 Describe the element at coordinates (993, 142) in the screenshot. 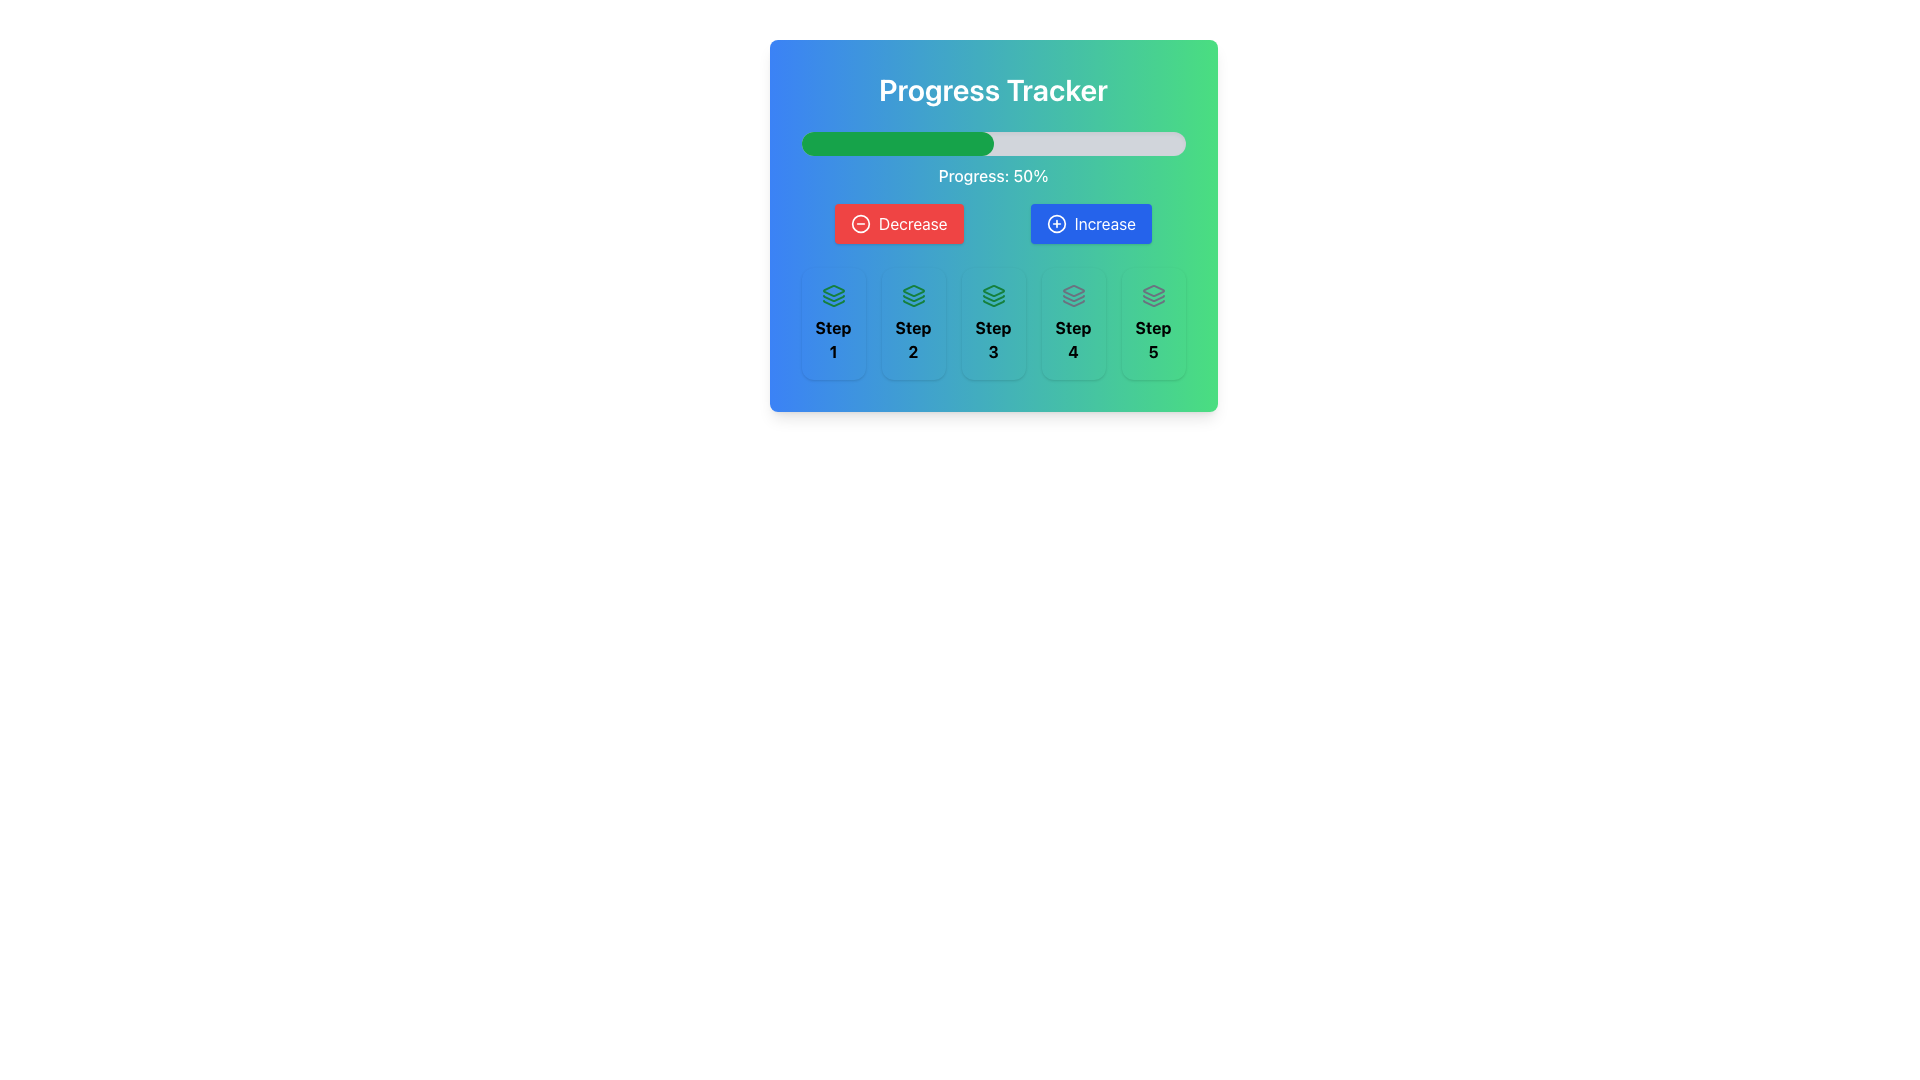

I see `the progress bar indicating 50% completion, which is located centrally below the 'Progress Tracker' title and above the 'Progress: 50%' label` at that location.